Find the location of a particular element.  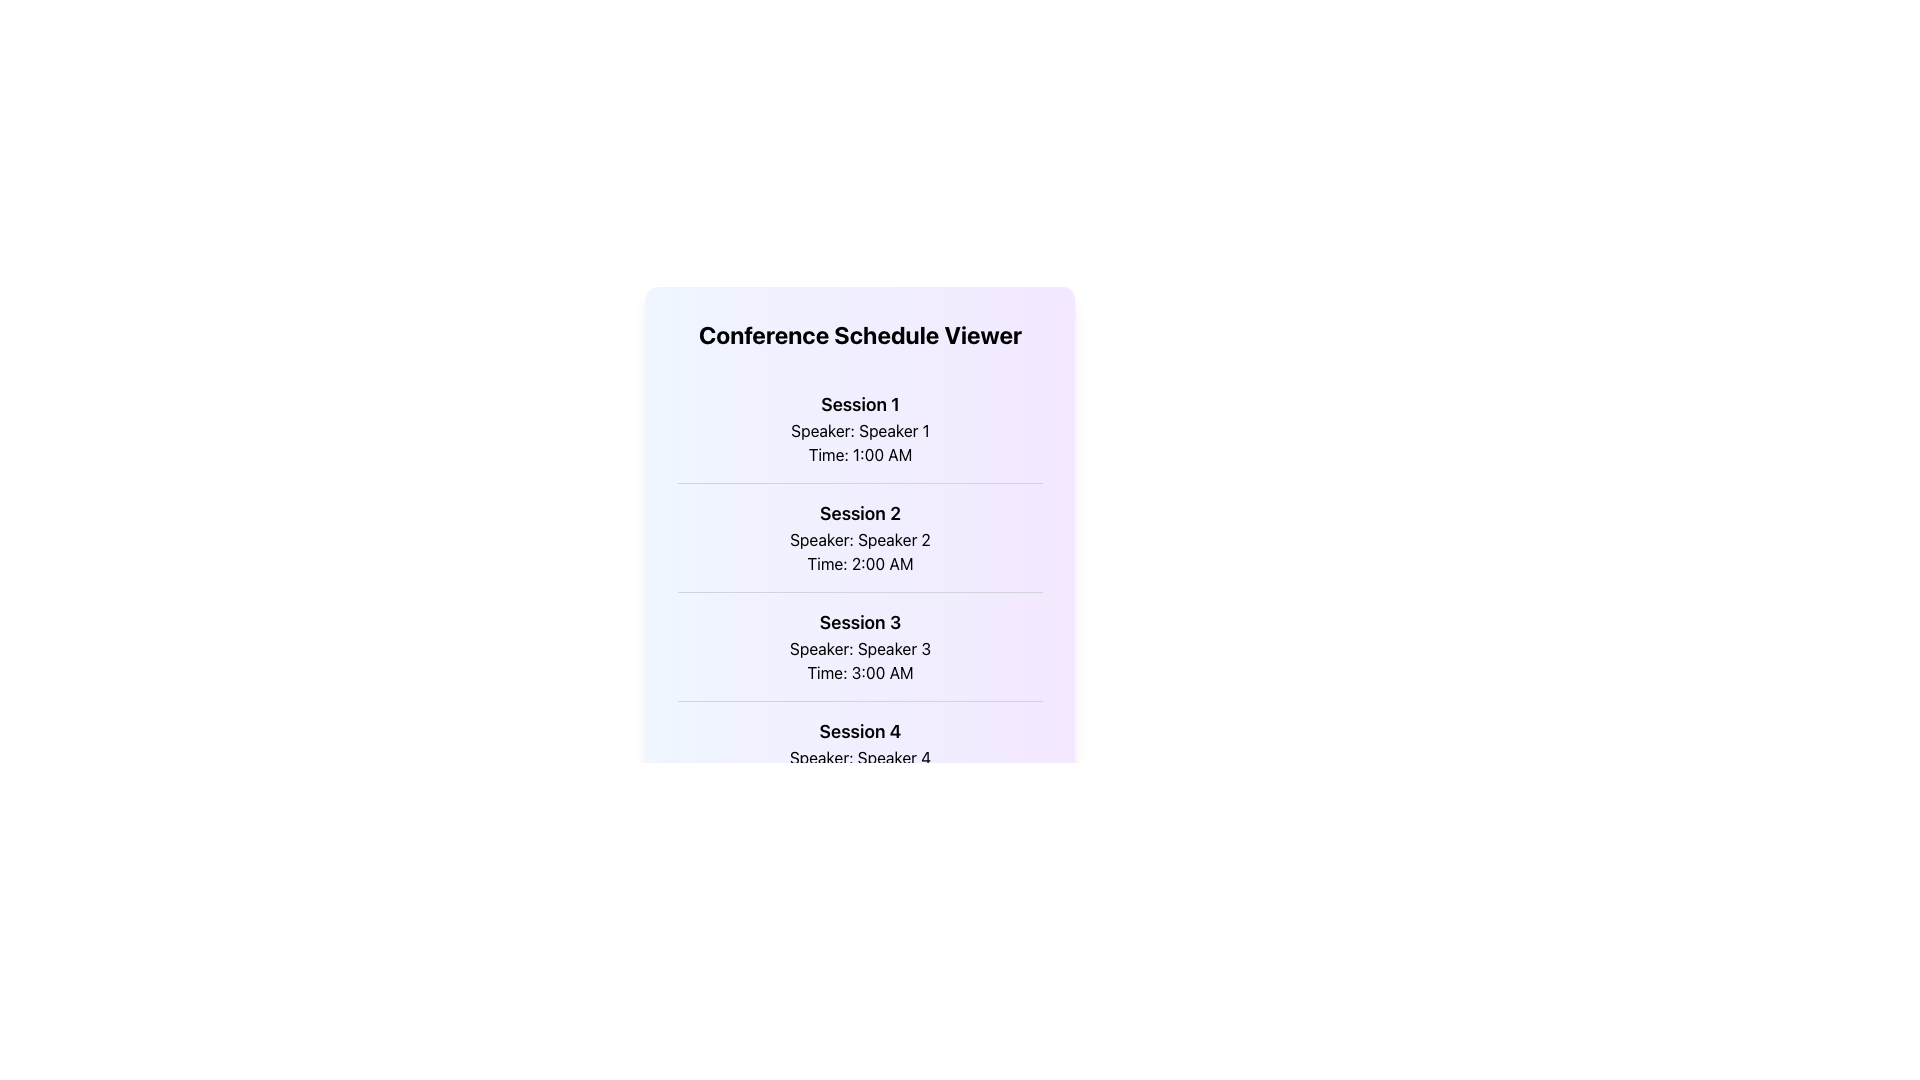

scheduled time for 'Session 2' from the static text element located centrally in the displayed schedule is located at coordinates (860, 563).